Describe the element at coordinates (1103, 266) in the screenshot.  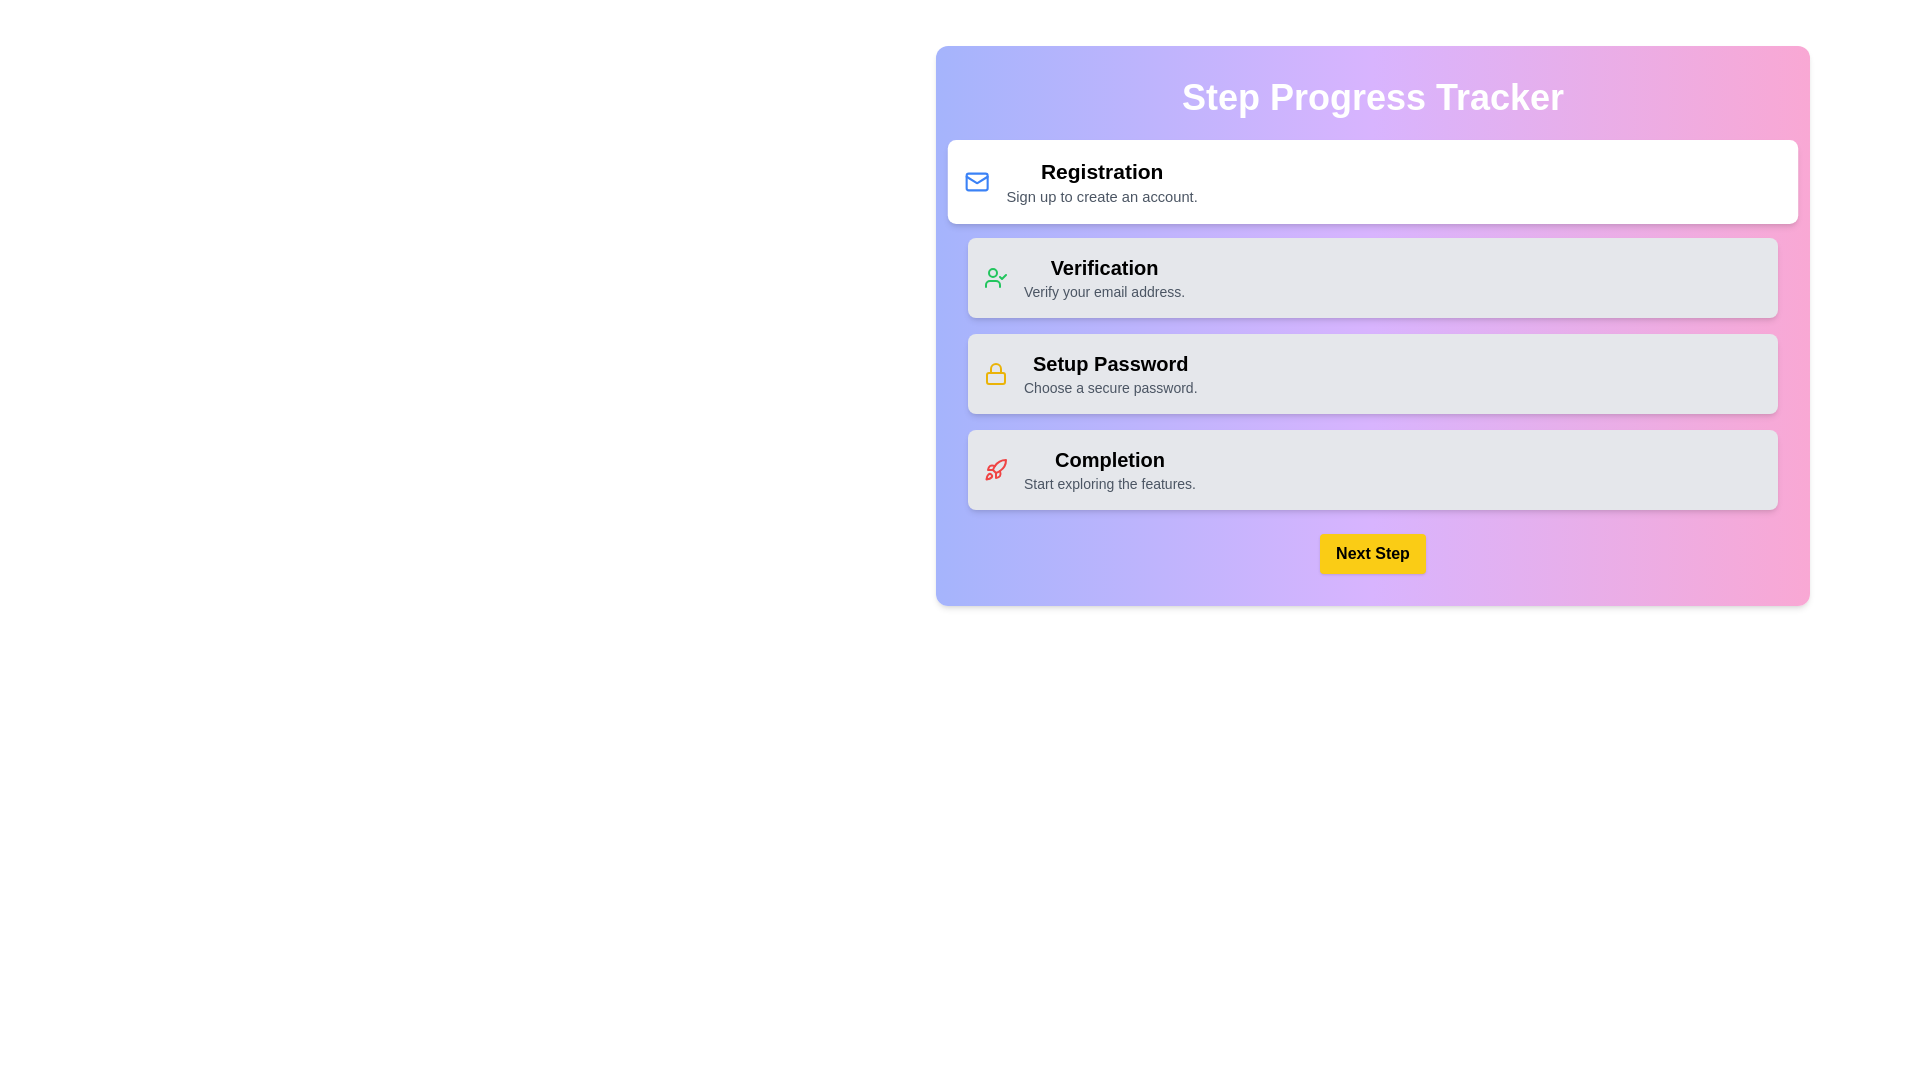
I see `the static text element that serves as a bold title for the second step in the step progress tracker, positioned above 'Setup Password' and below 'Registration'` at that location.